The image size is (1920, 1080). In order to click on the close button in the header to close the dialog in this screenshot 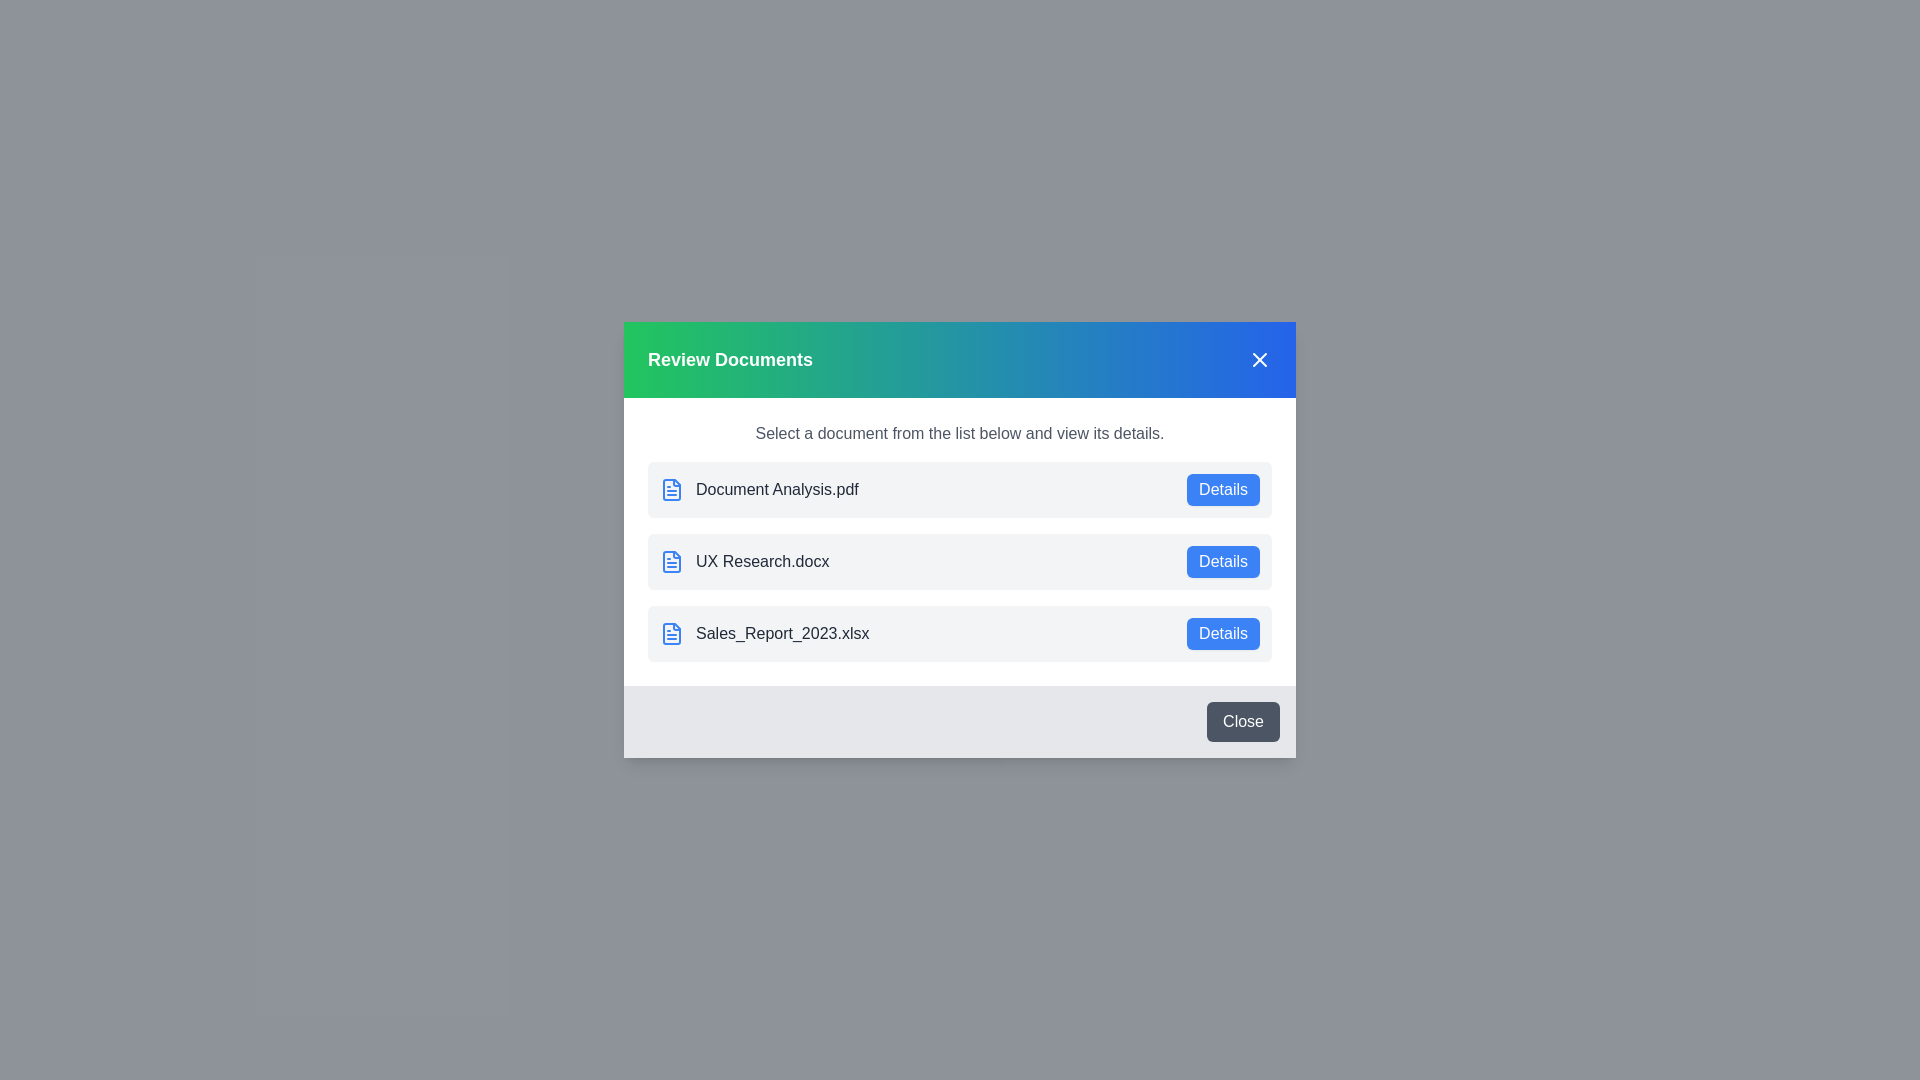, I will do `click(1258, 358)`.